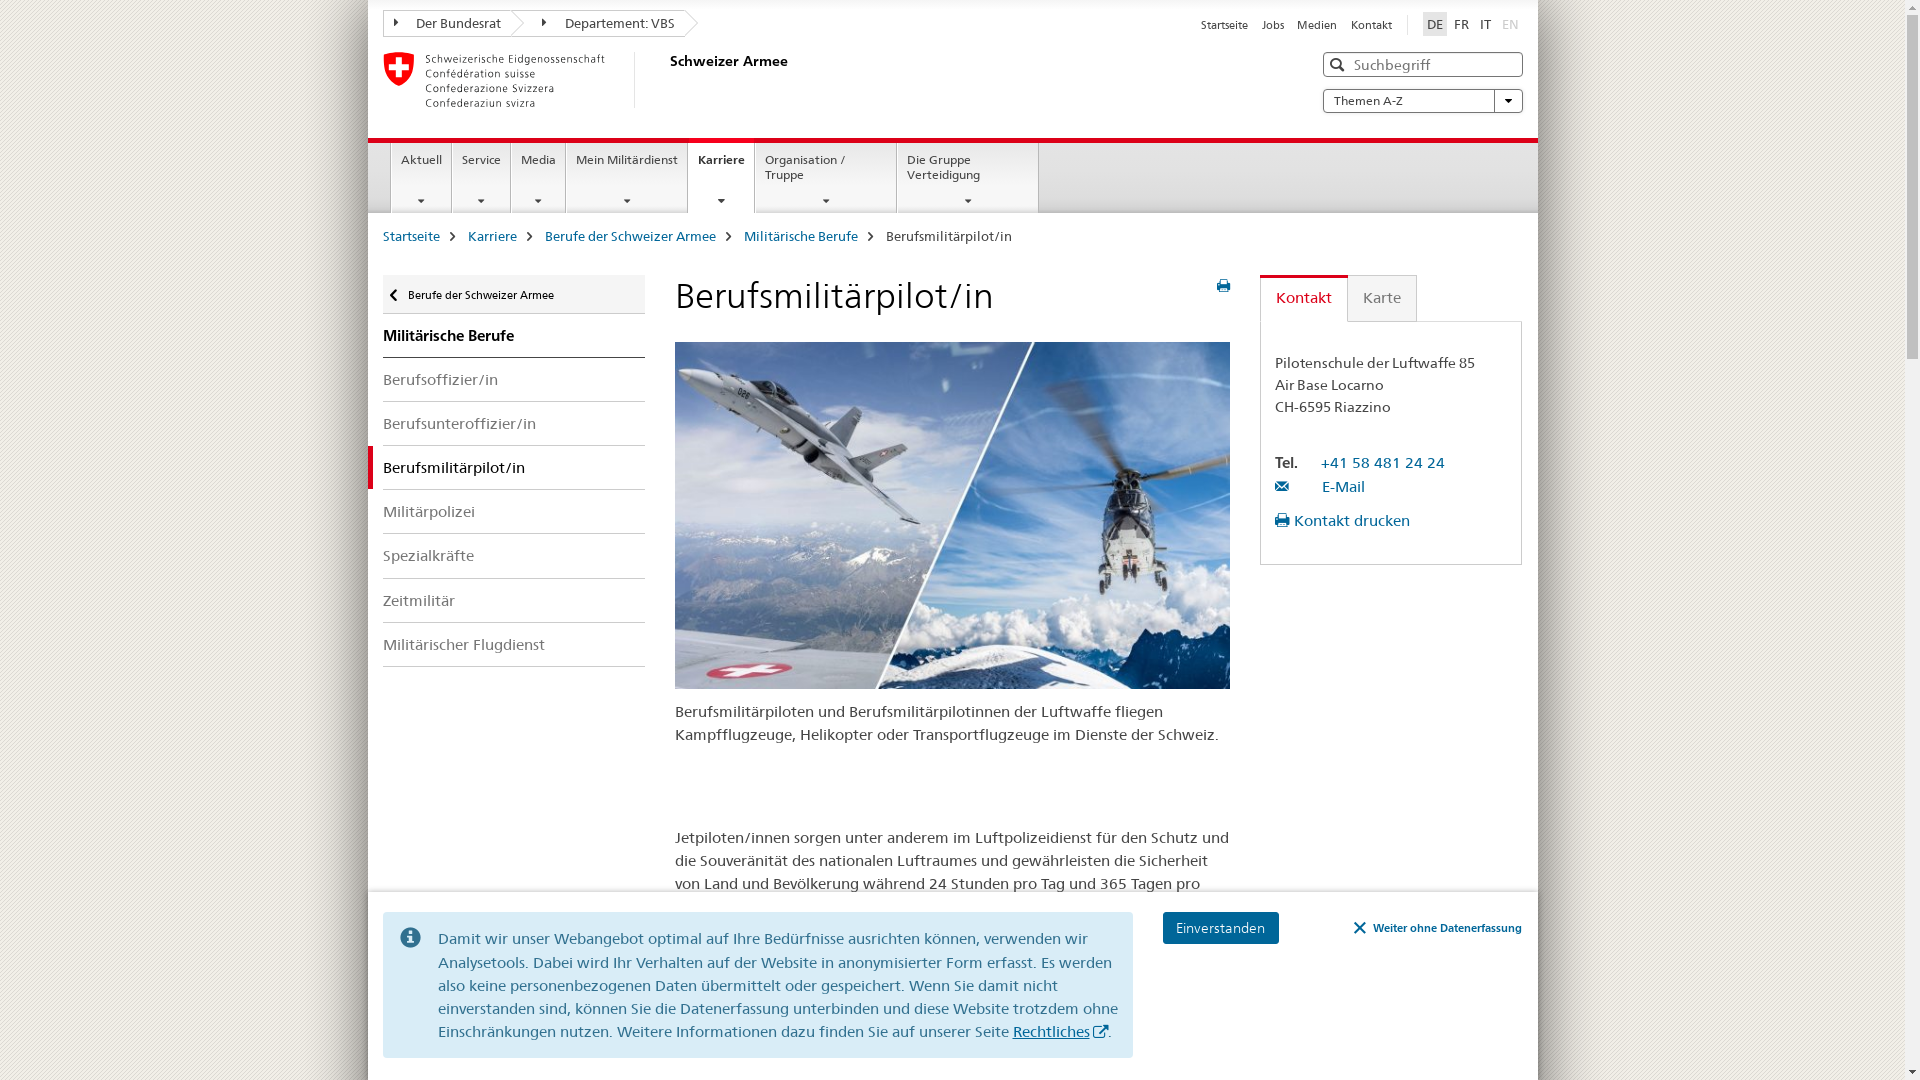 This screenshot has width=1920, height=1080. Describe the element at coordinates (1510, 23) in the screenshot. I see `'EN` at that location.